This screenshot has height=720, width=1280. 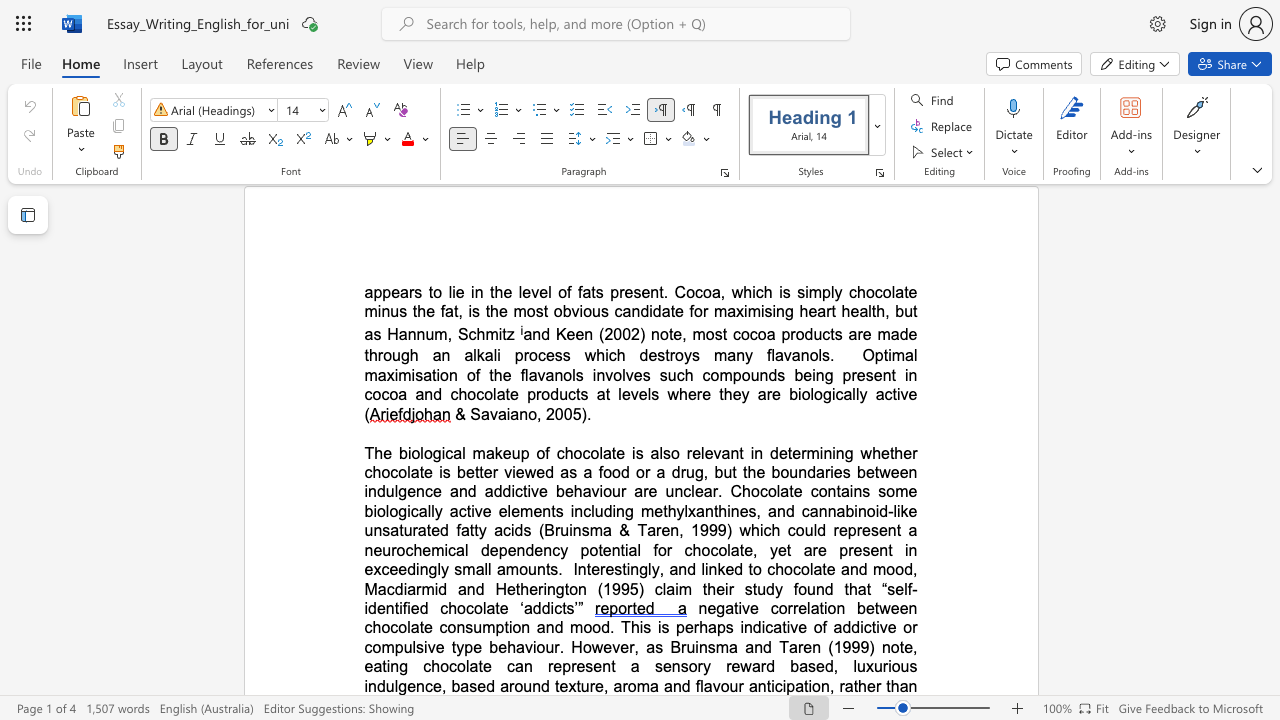 What do you see at coordinates (750, 666) in the screenshot?
I see `the subset text "ard based, luxurious indulge" within the text "a sensory reward based, luxurious indulgence, based around texture,"` at bounding box center [750, 666].